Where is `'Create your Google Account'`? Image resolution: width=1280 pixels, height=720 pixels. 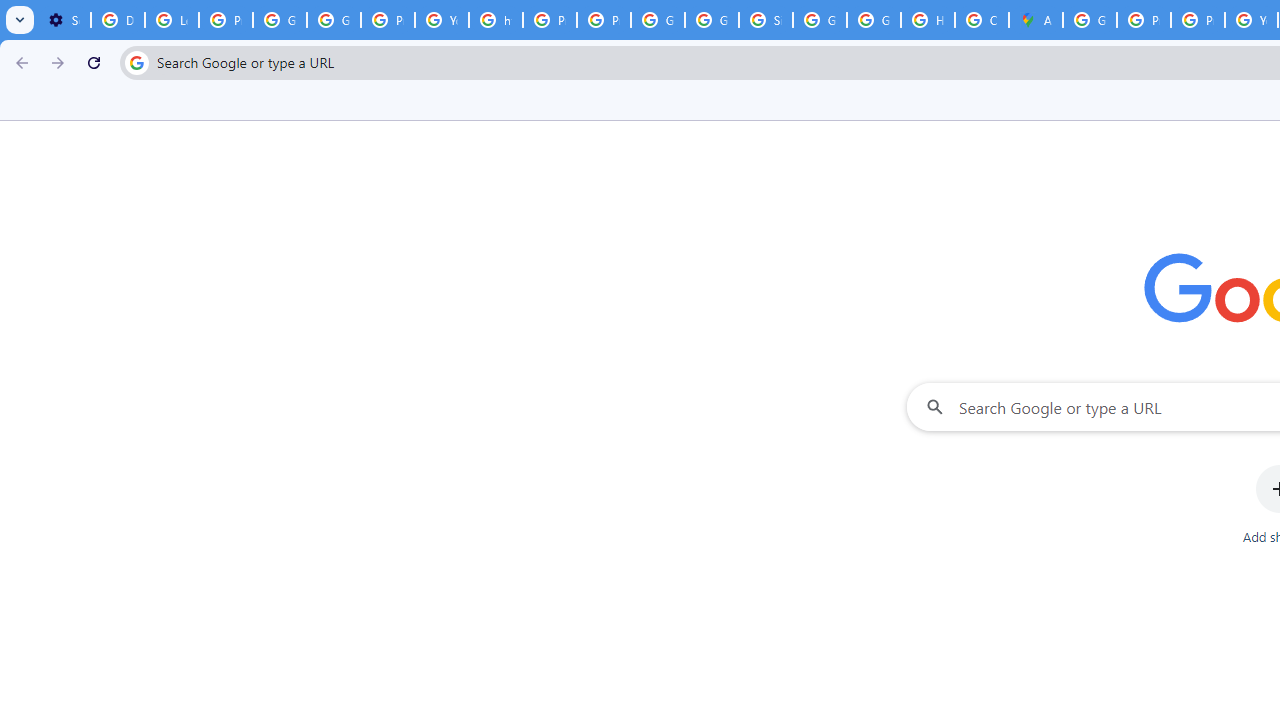 'Create your Google Account' is located at coordinates (981, 20).